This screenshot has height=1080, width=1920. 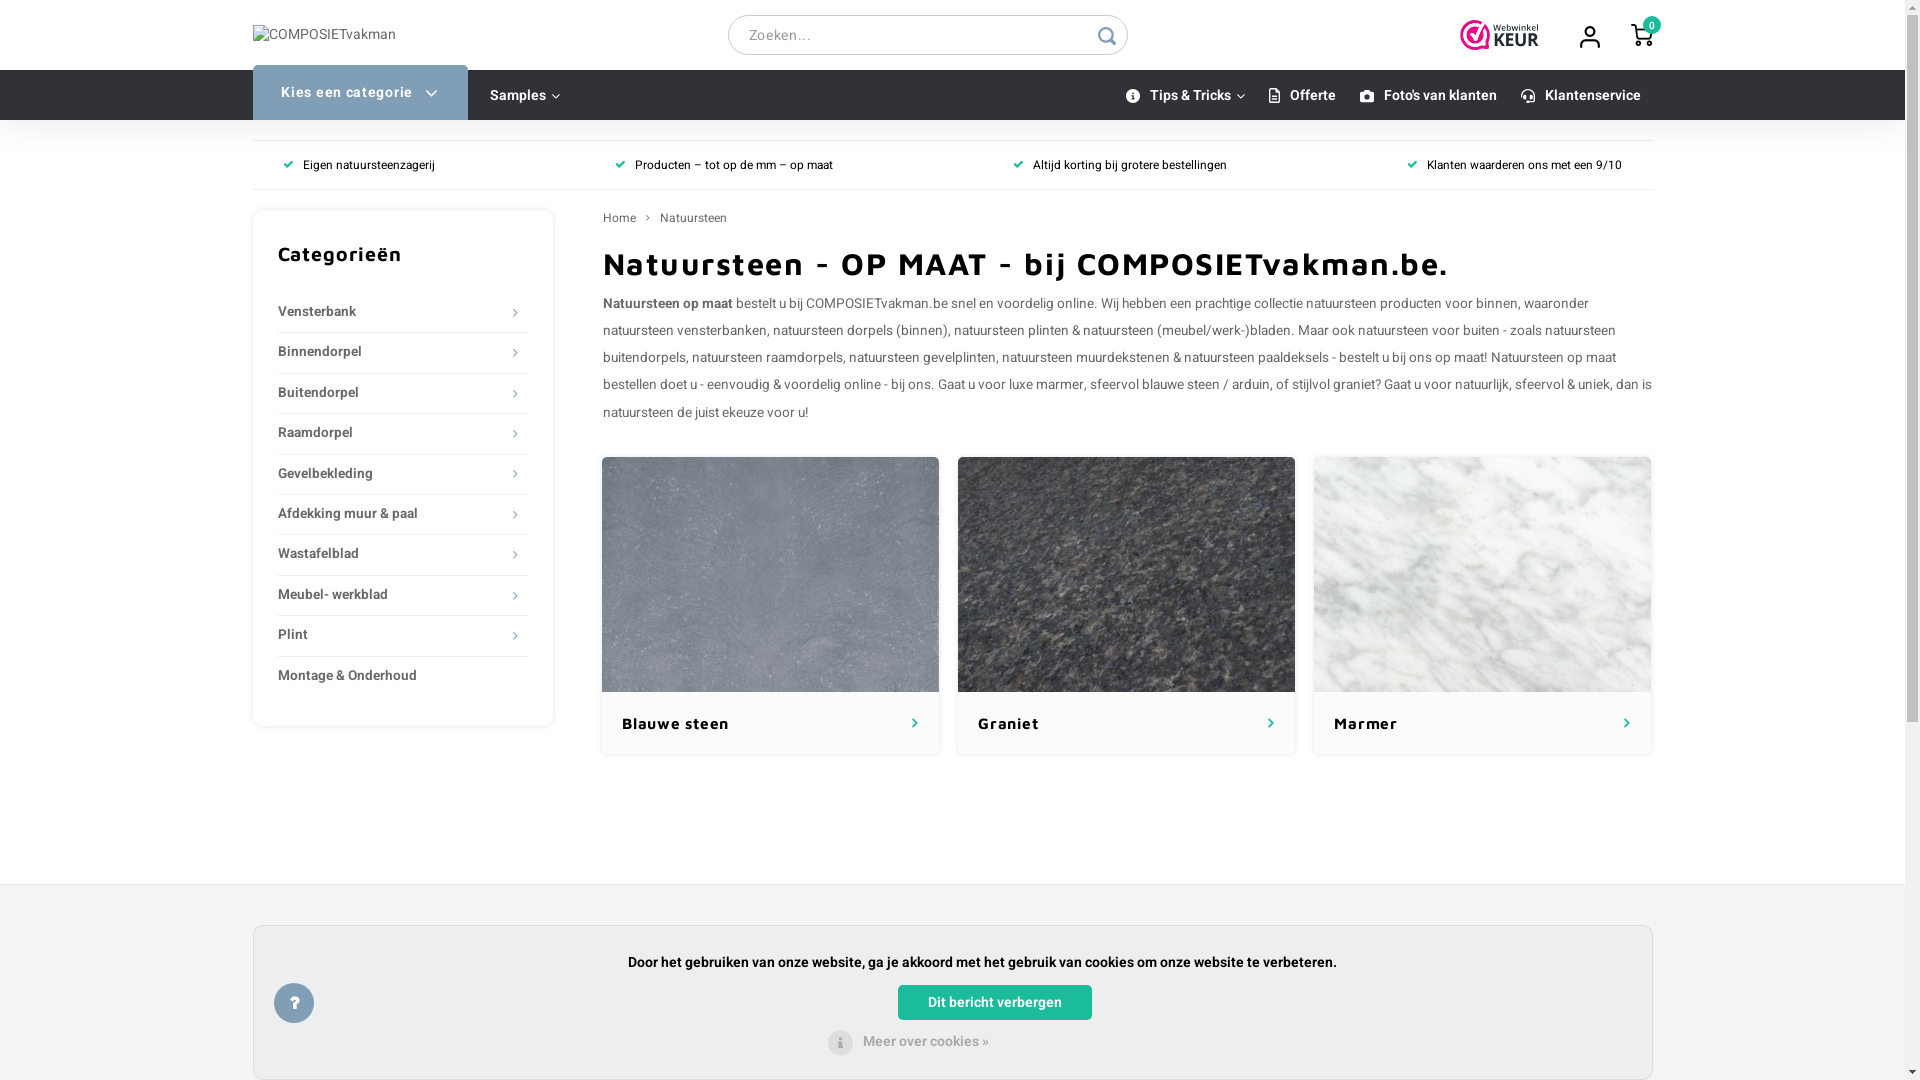 What do you see at coordinates (1255, 96) in the screenshot?
I see `'Offerte'` at bounding box center [1255, 96].